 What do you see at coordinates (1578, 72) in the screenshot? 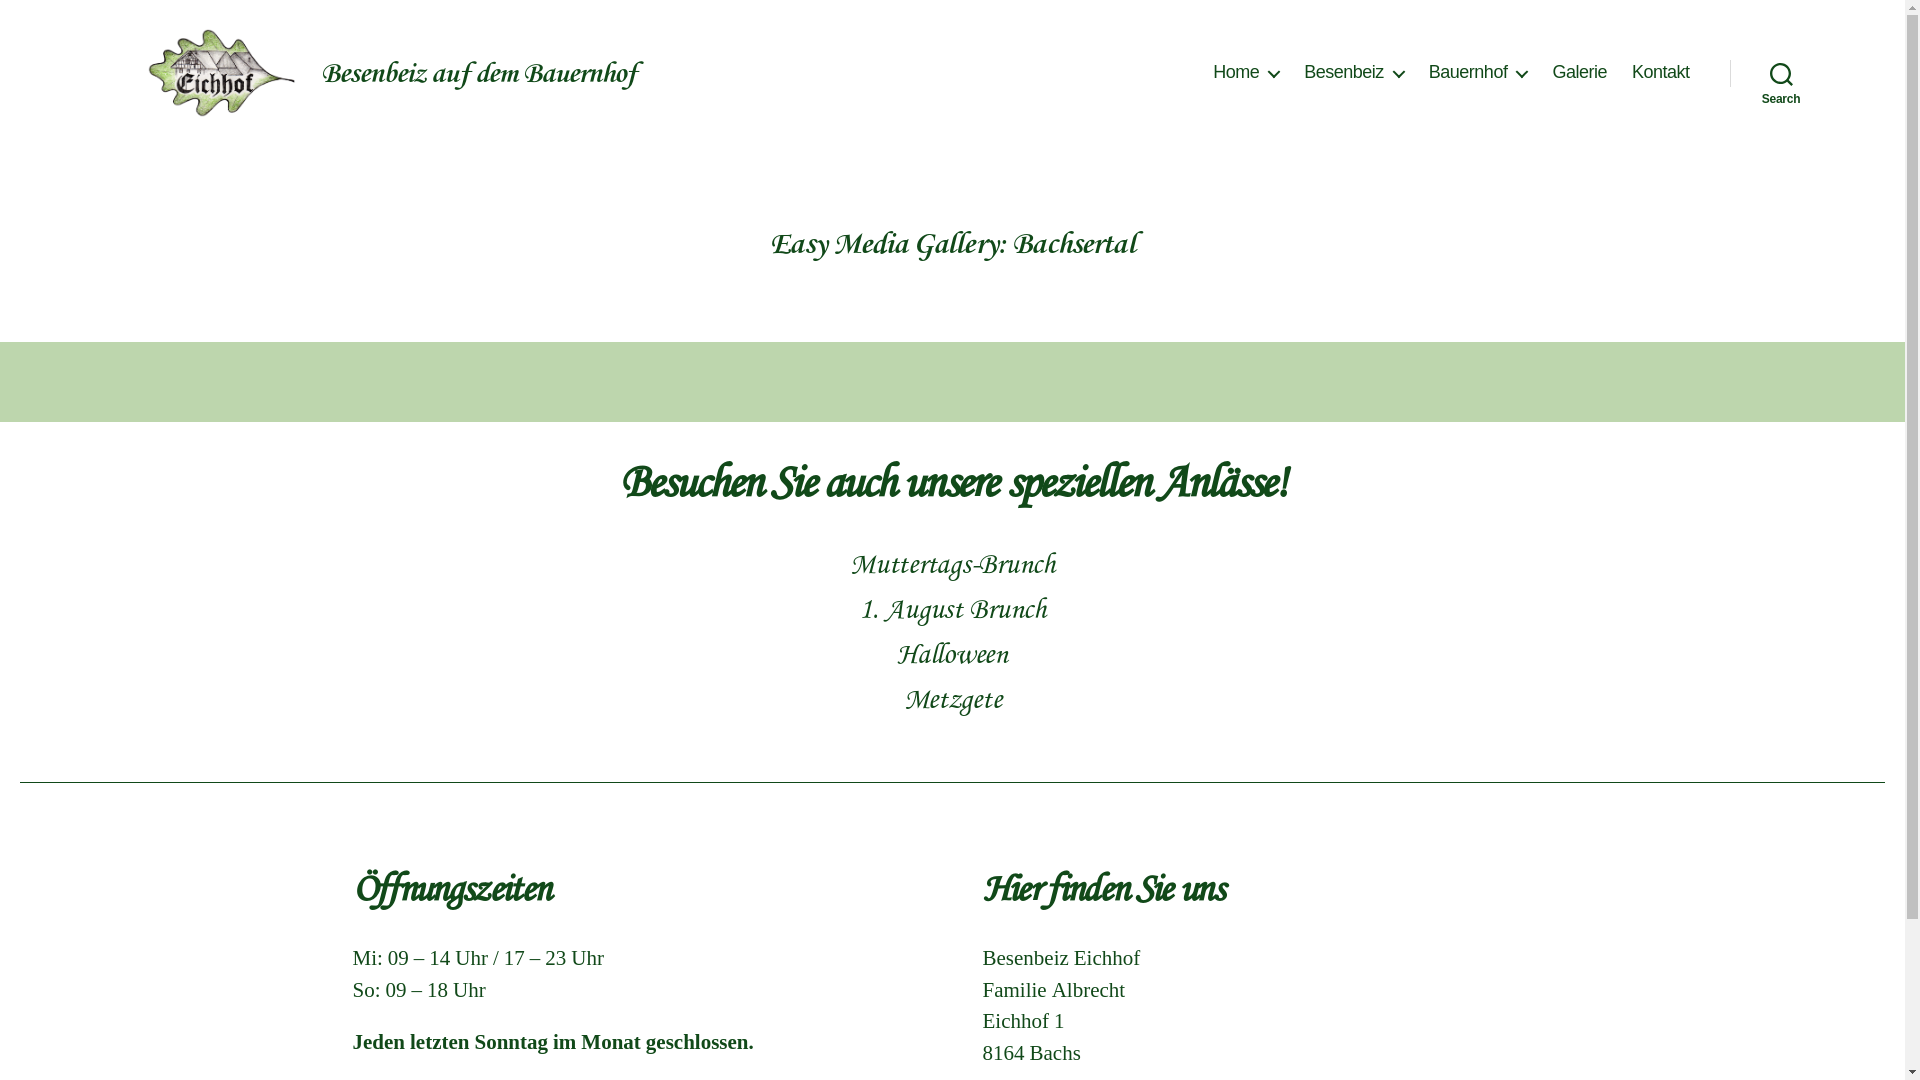
I see `'Galerie'` at bounding box center [1578, 72].